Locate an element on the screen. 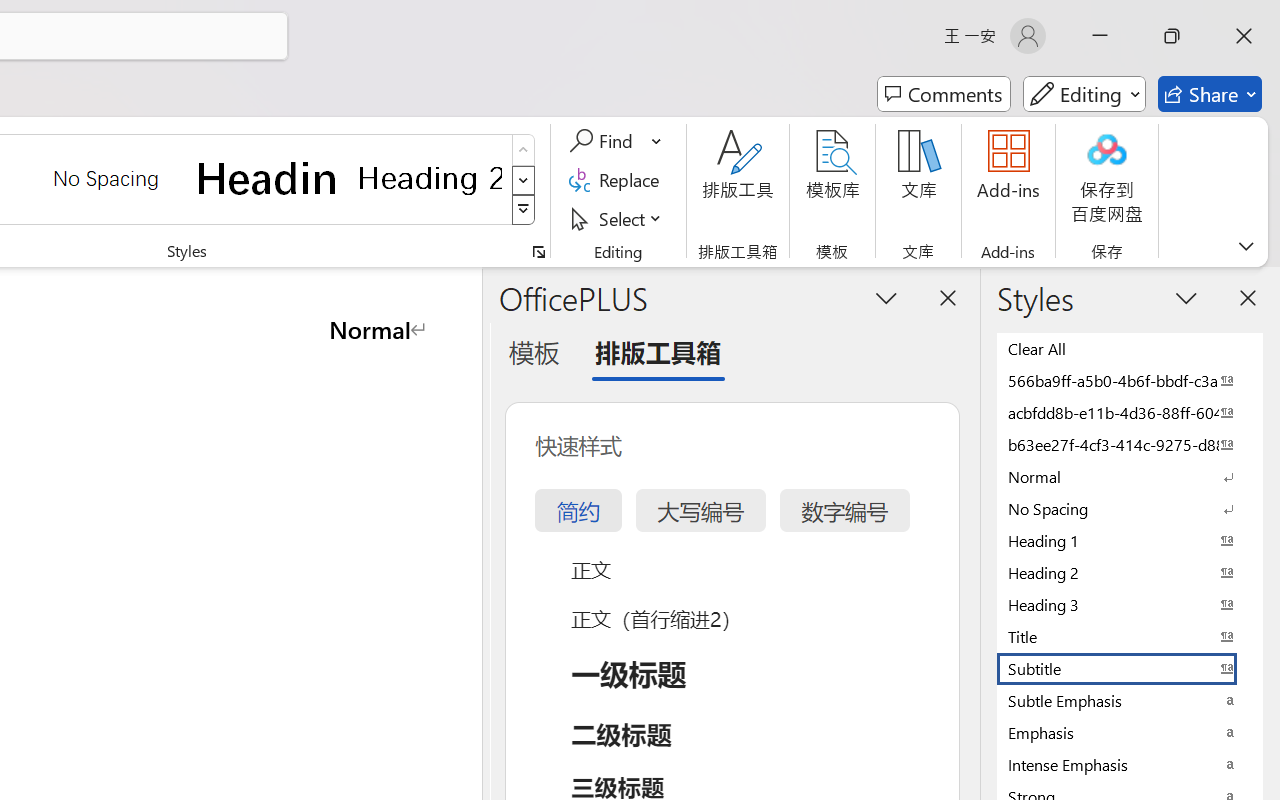 The height and width of the screenshot is (800, 1280). 'Intense Emphasis' is located at coordinates (1130, 764).